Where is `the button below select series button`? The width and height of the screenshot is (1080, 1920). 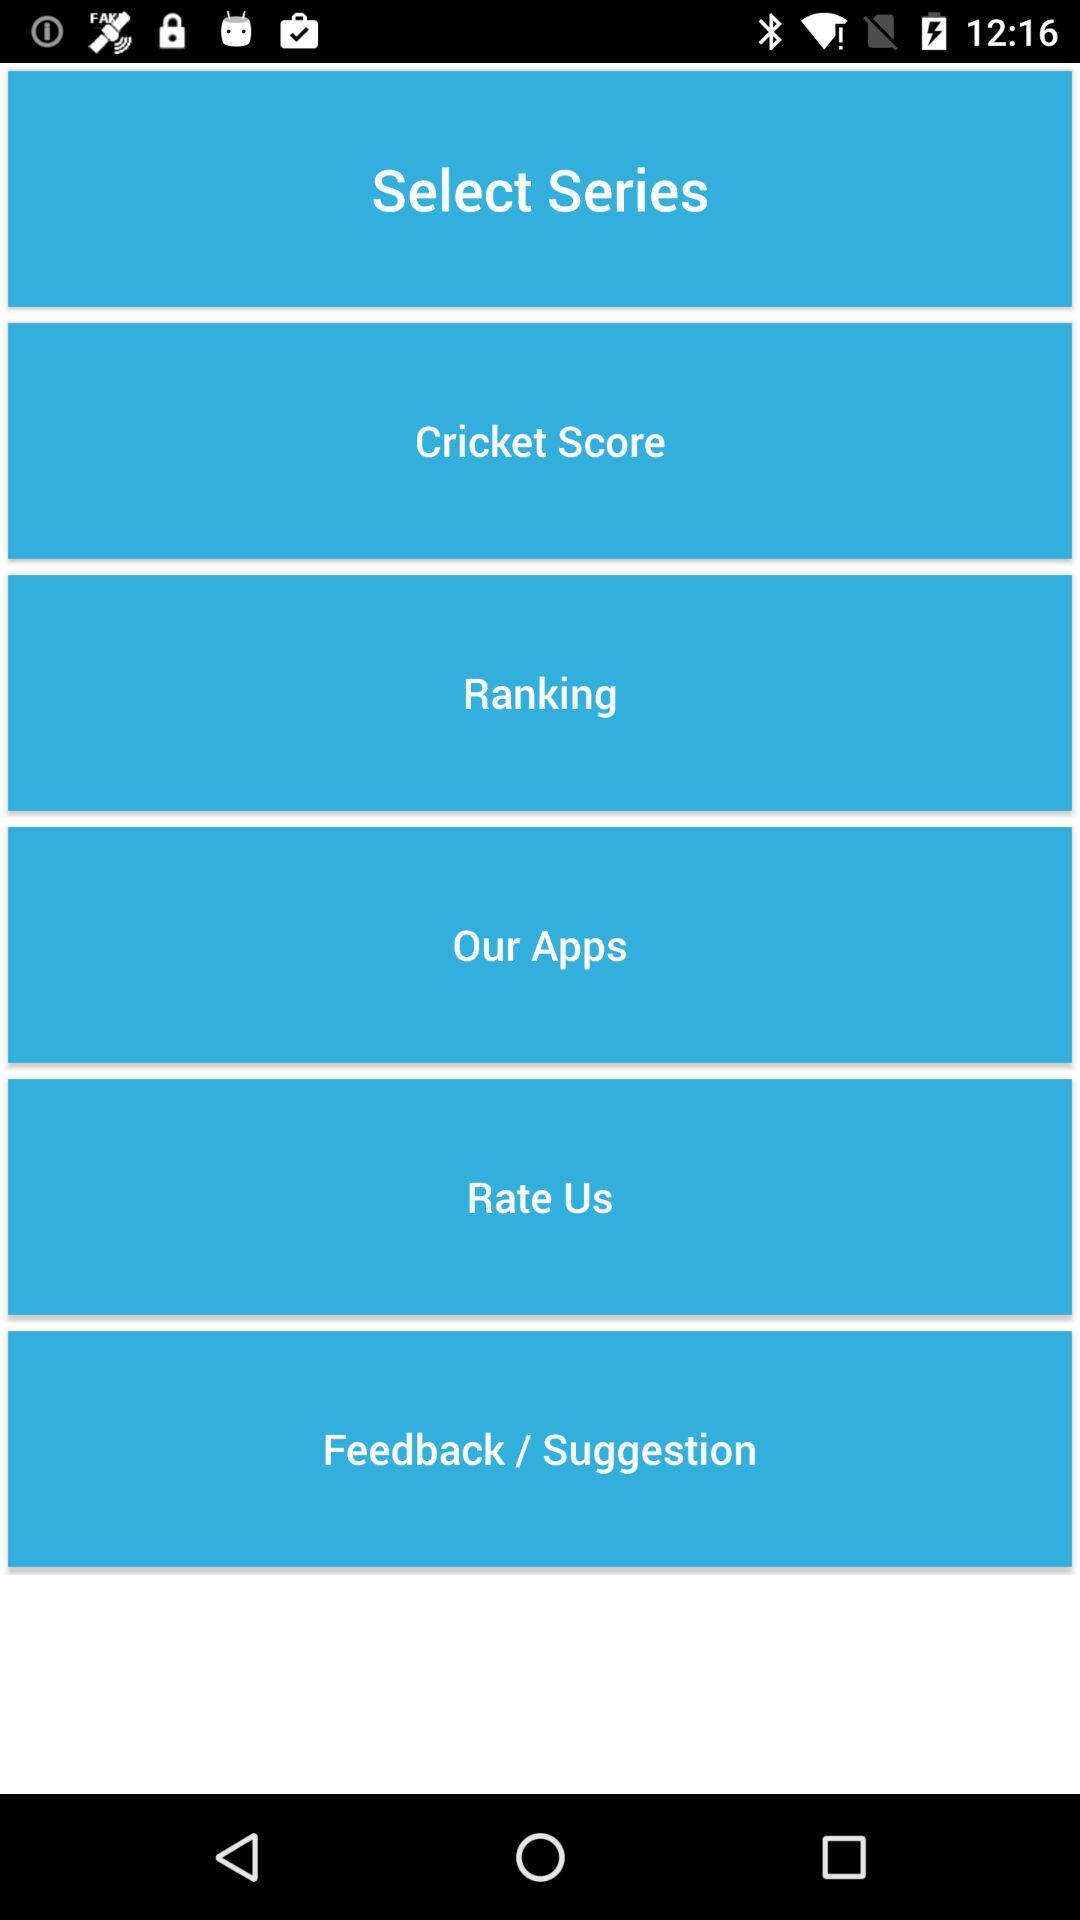
the button below select series button is located at coordinates (540, 440).